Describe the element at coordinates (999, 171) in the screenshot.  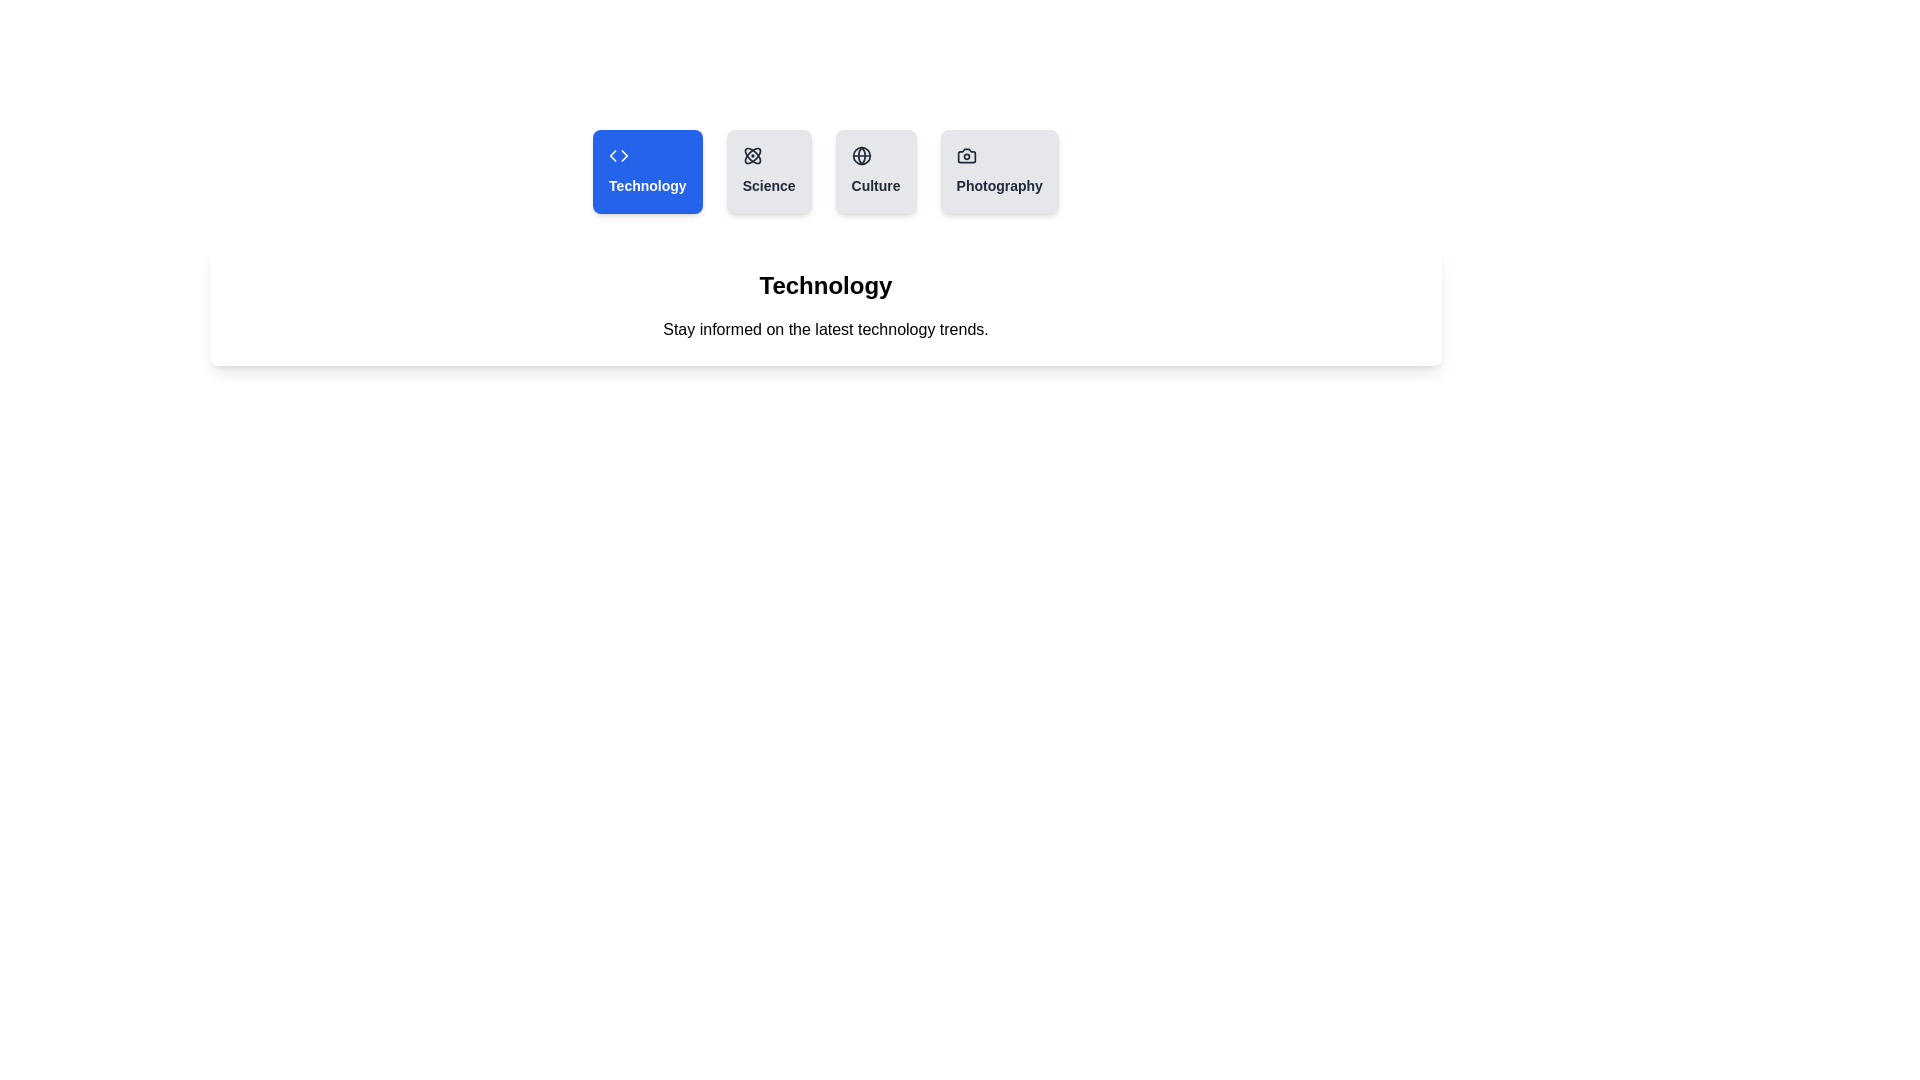
I see `the tab labeled Photography to select it` at that location.